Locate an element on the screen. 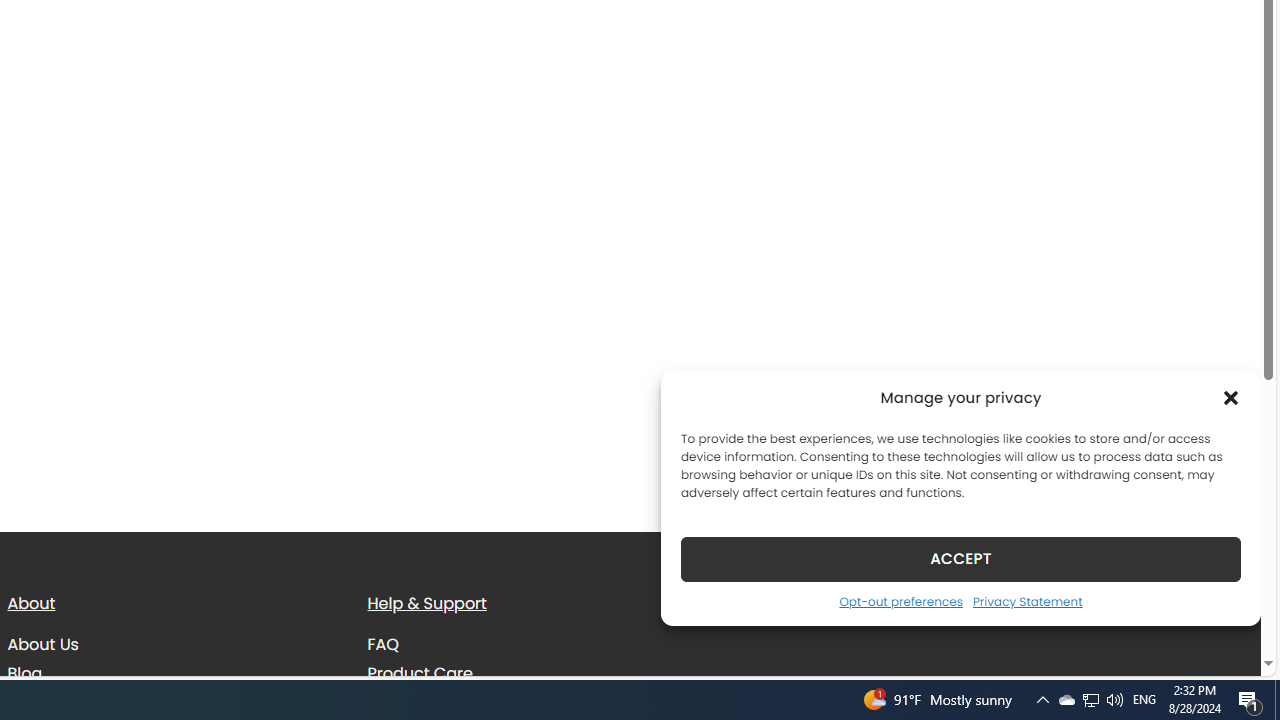 The height and width of the screenshot is (720, 1280). 'Privacy Statement' is located at coordinates (1027, 600).